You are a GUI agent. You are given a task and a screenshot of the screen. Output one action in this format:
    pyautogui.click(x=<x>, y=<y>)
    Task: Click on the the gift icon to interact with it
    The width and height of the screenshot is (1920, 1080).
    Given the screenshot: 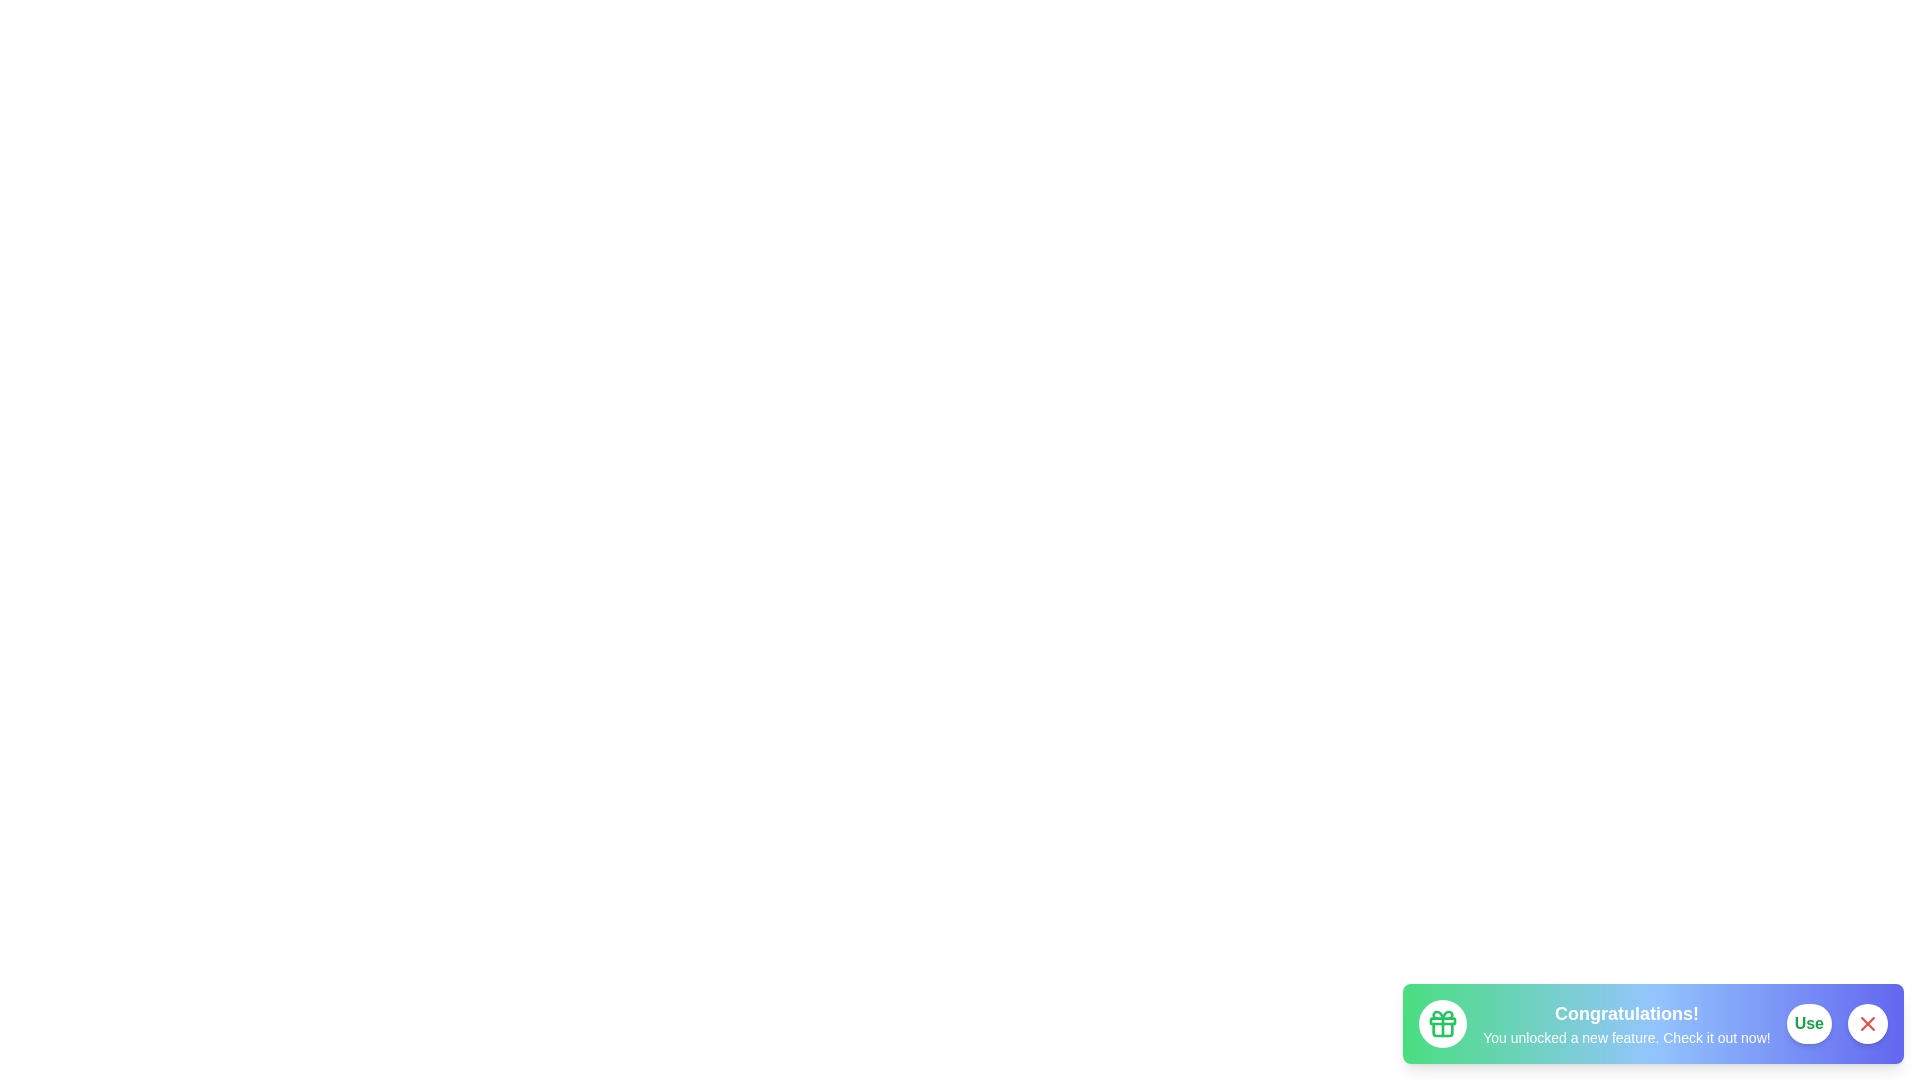 What is the action you would take?
    pyautogui.click(x=1443, y=1023)
    